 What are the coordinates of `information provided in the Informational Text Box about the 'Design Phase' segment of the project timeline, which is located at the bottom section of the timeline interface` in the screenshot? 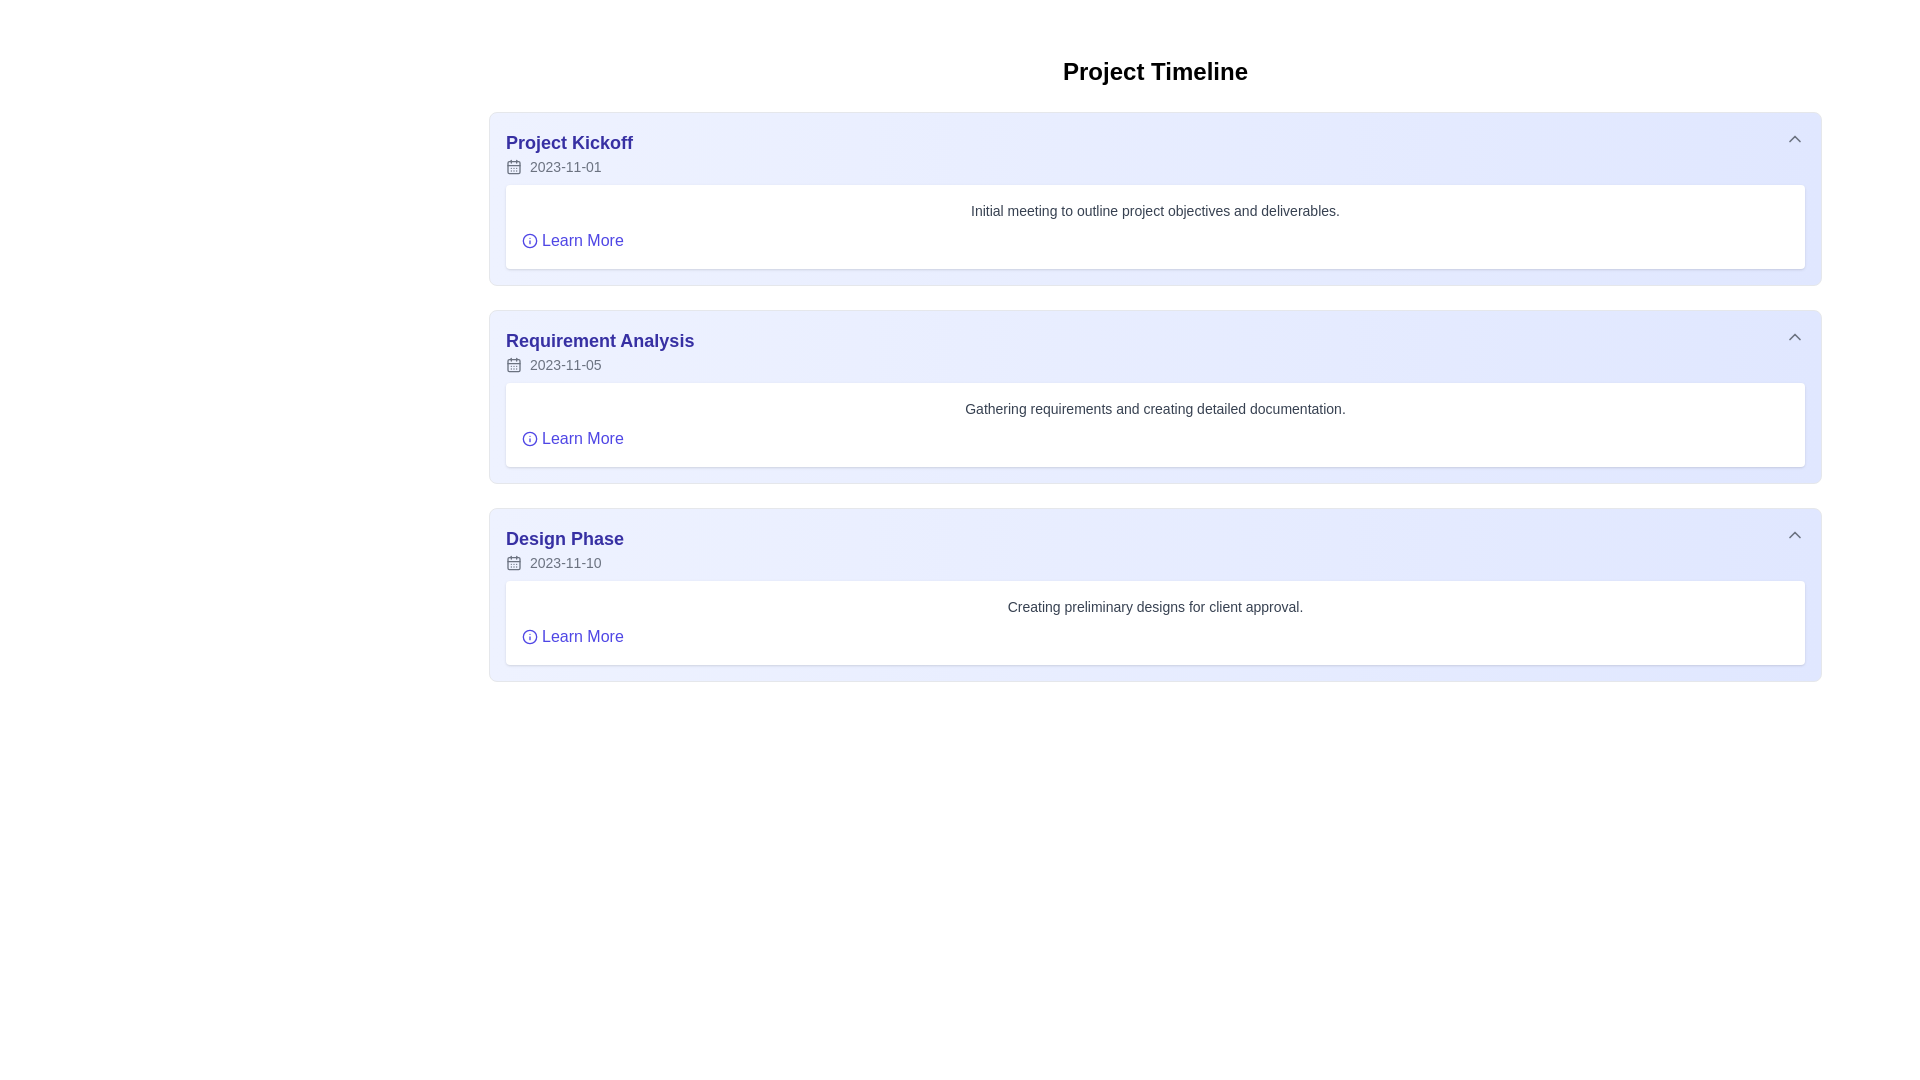 It's located at (1155, 622).